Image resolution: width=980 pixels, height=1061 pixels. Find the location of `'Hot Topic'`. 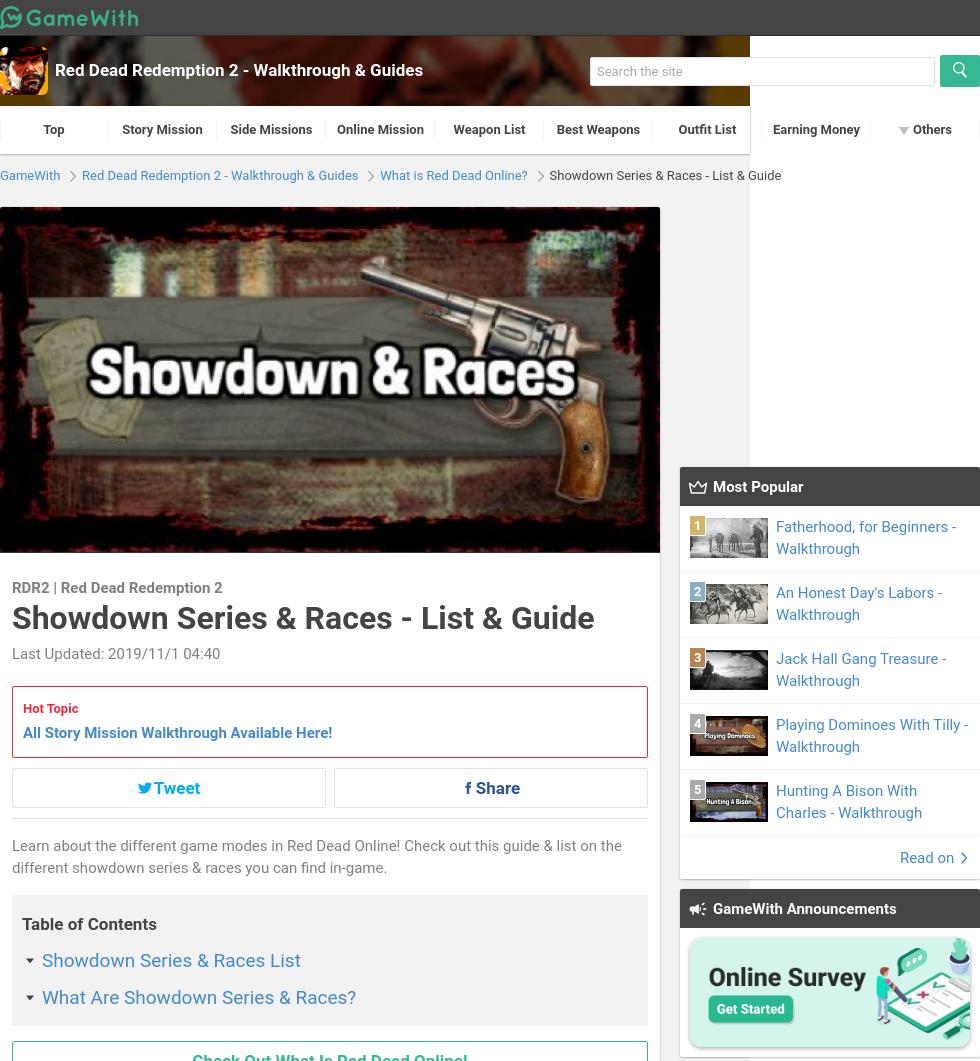

'Hot Topic' is located at coordinates (23, 706).